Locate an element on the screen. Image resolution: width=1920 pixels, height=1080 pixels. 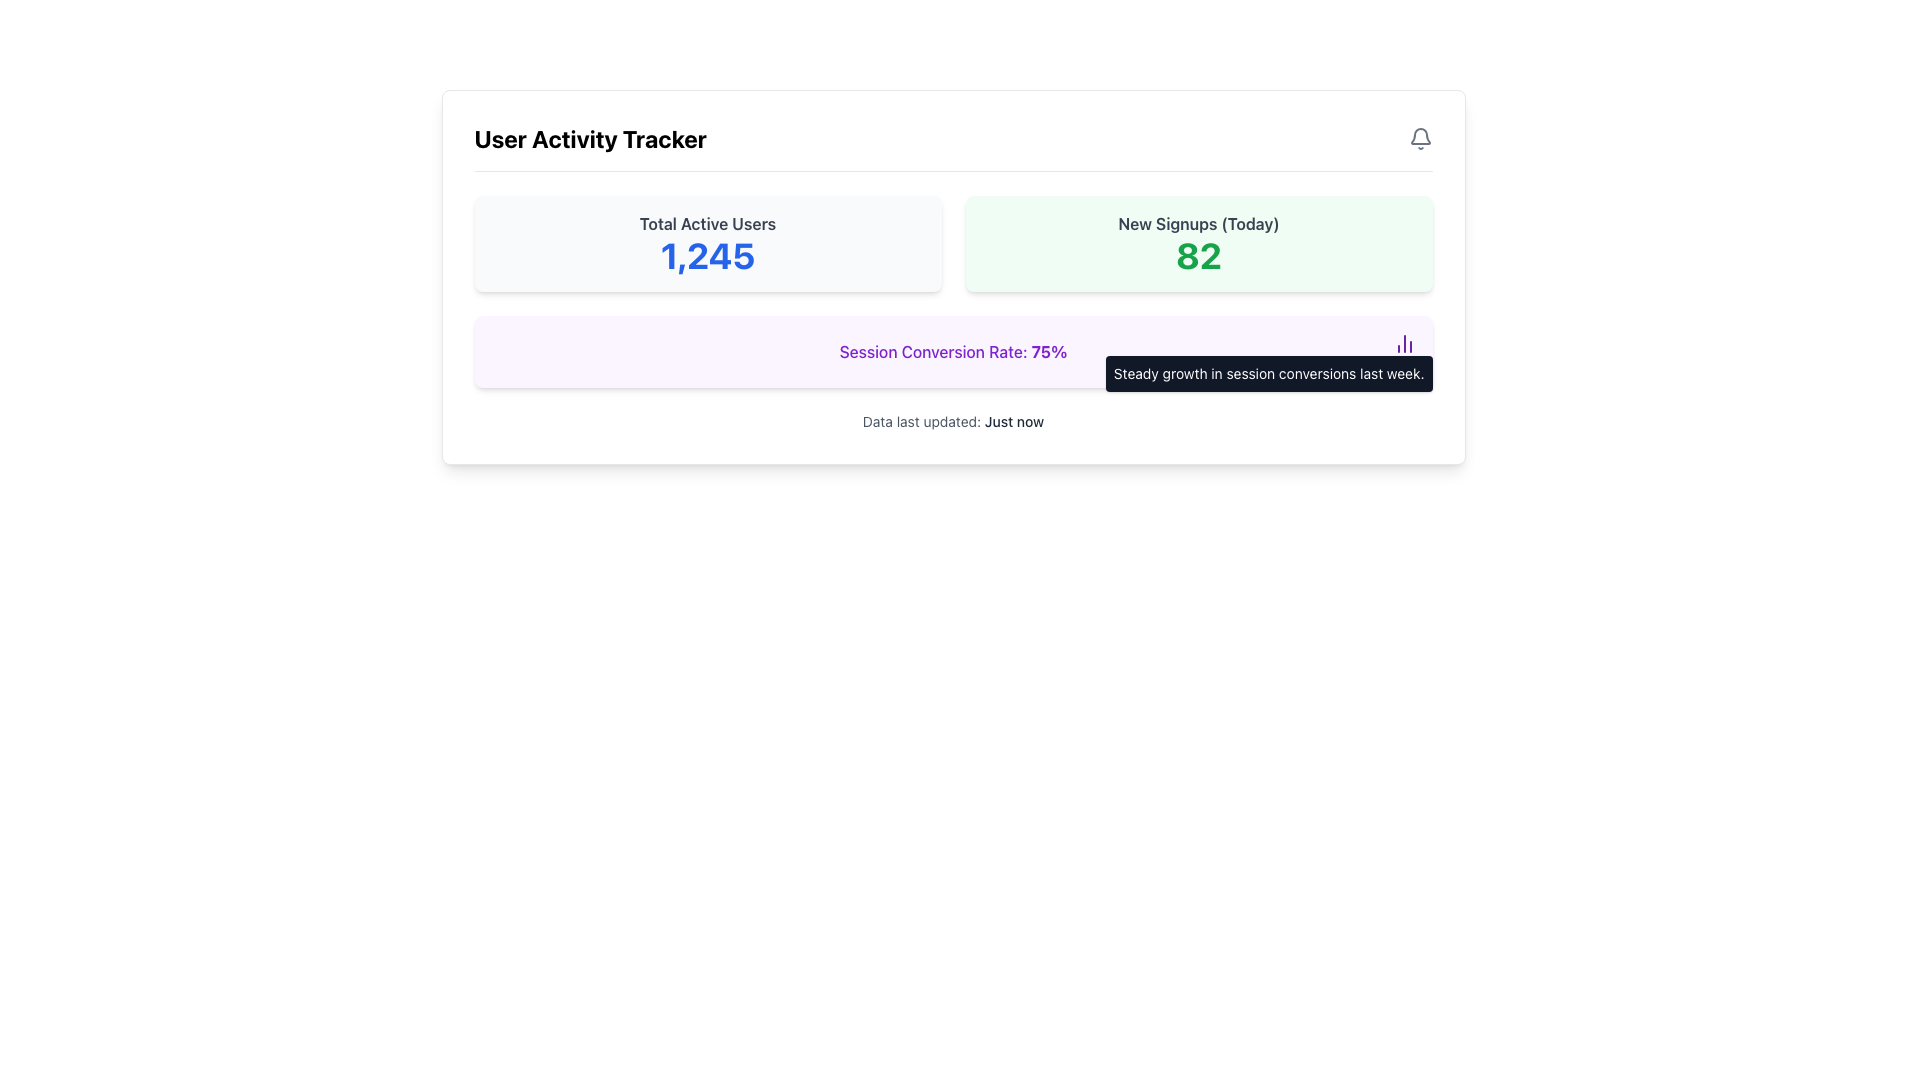
informational tooltip providing details about the session conversion rate trends located at the right side near the top of the card labeled 'Session Conversion Rate: 75% is located at coordinates (1268, 374).